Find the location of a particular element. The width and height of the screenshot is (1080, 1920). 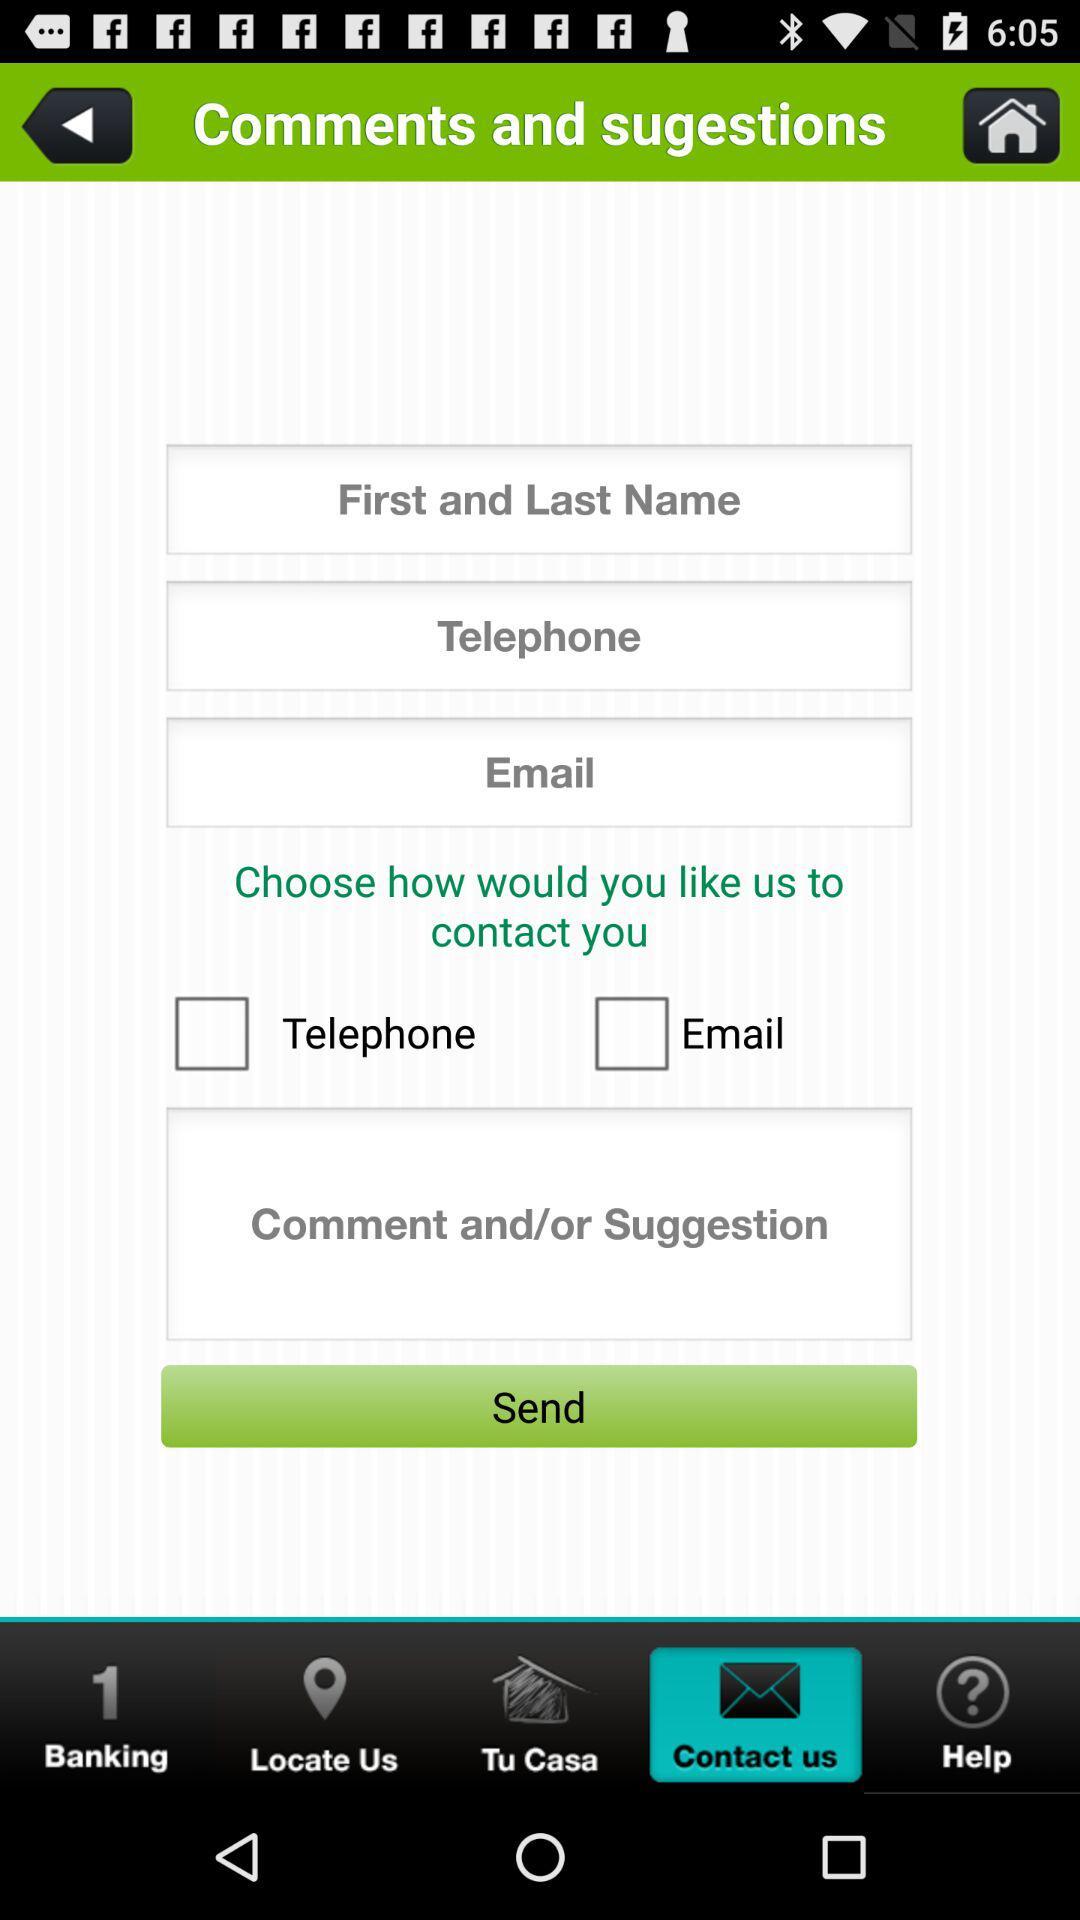

the email icon is located at coordinates (756, 1828).